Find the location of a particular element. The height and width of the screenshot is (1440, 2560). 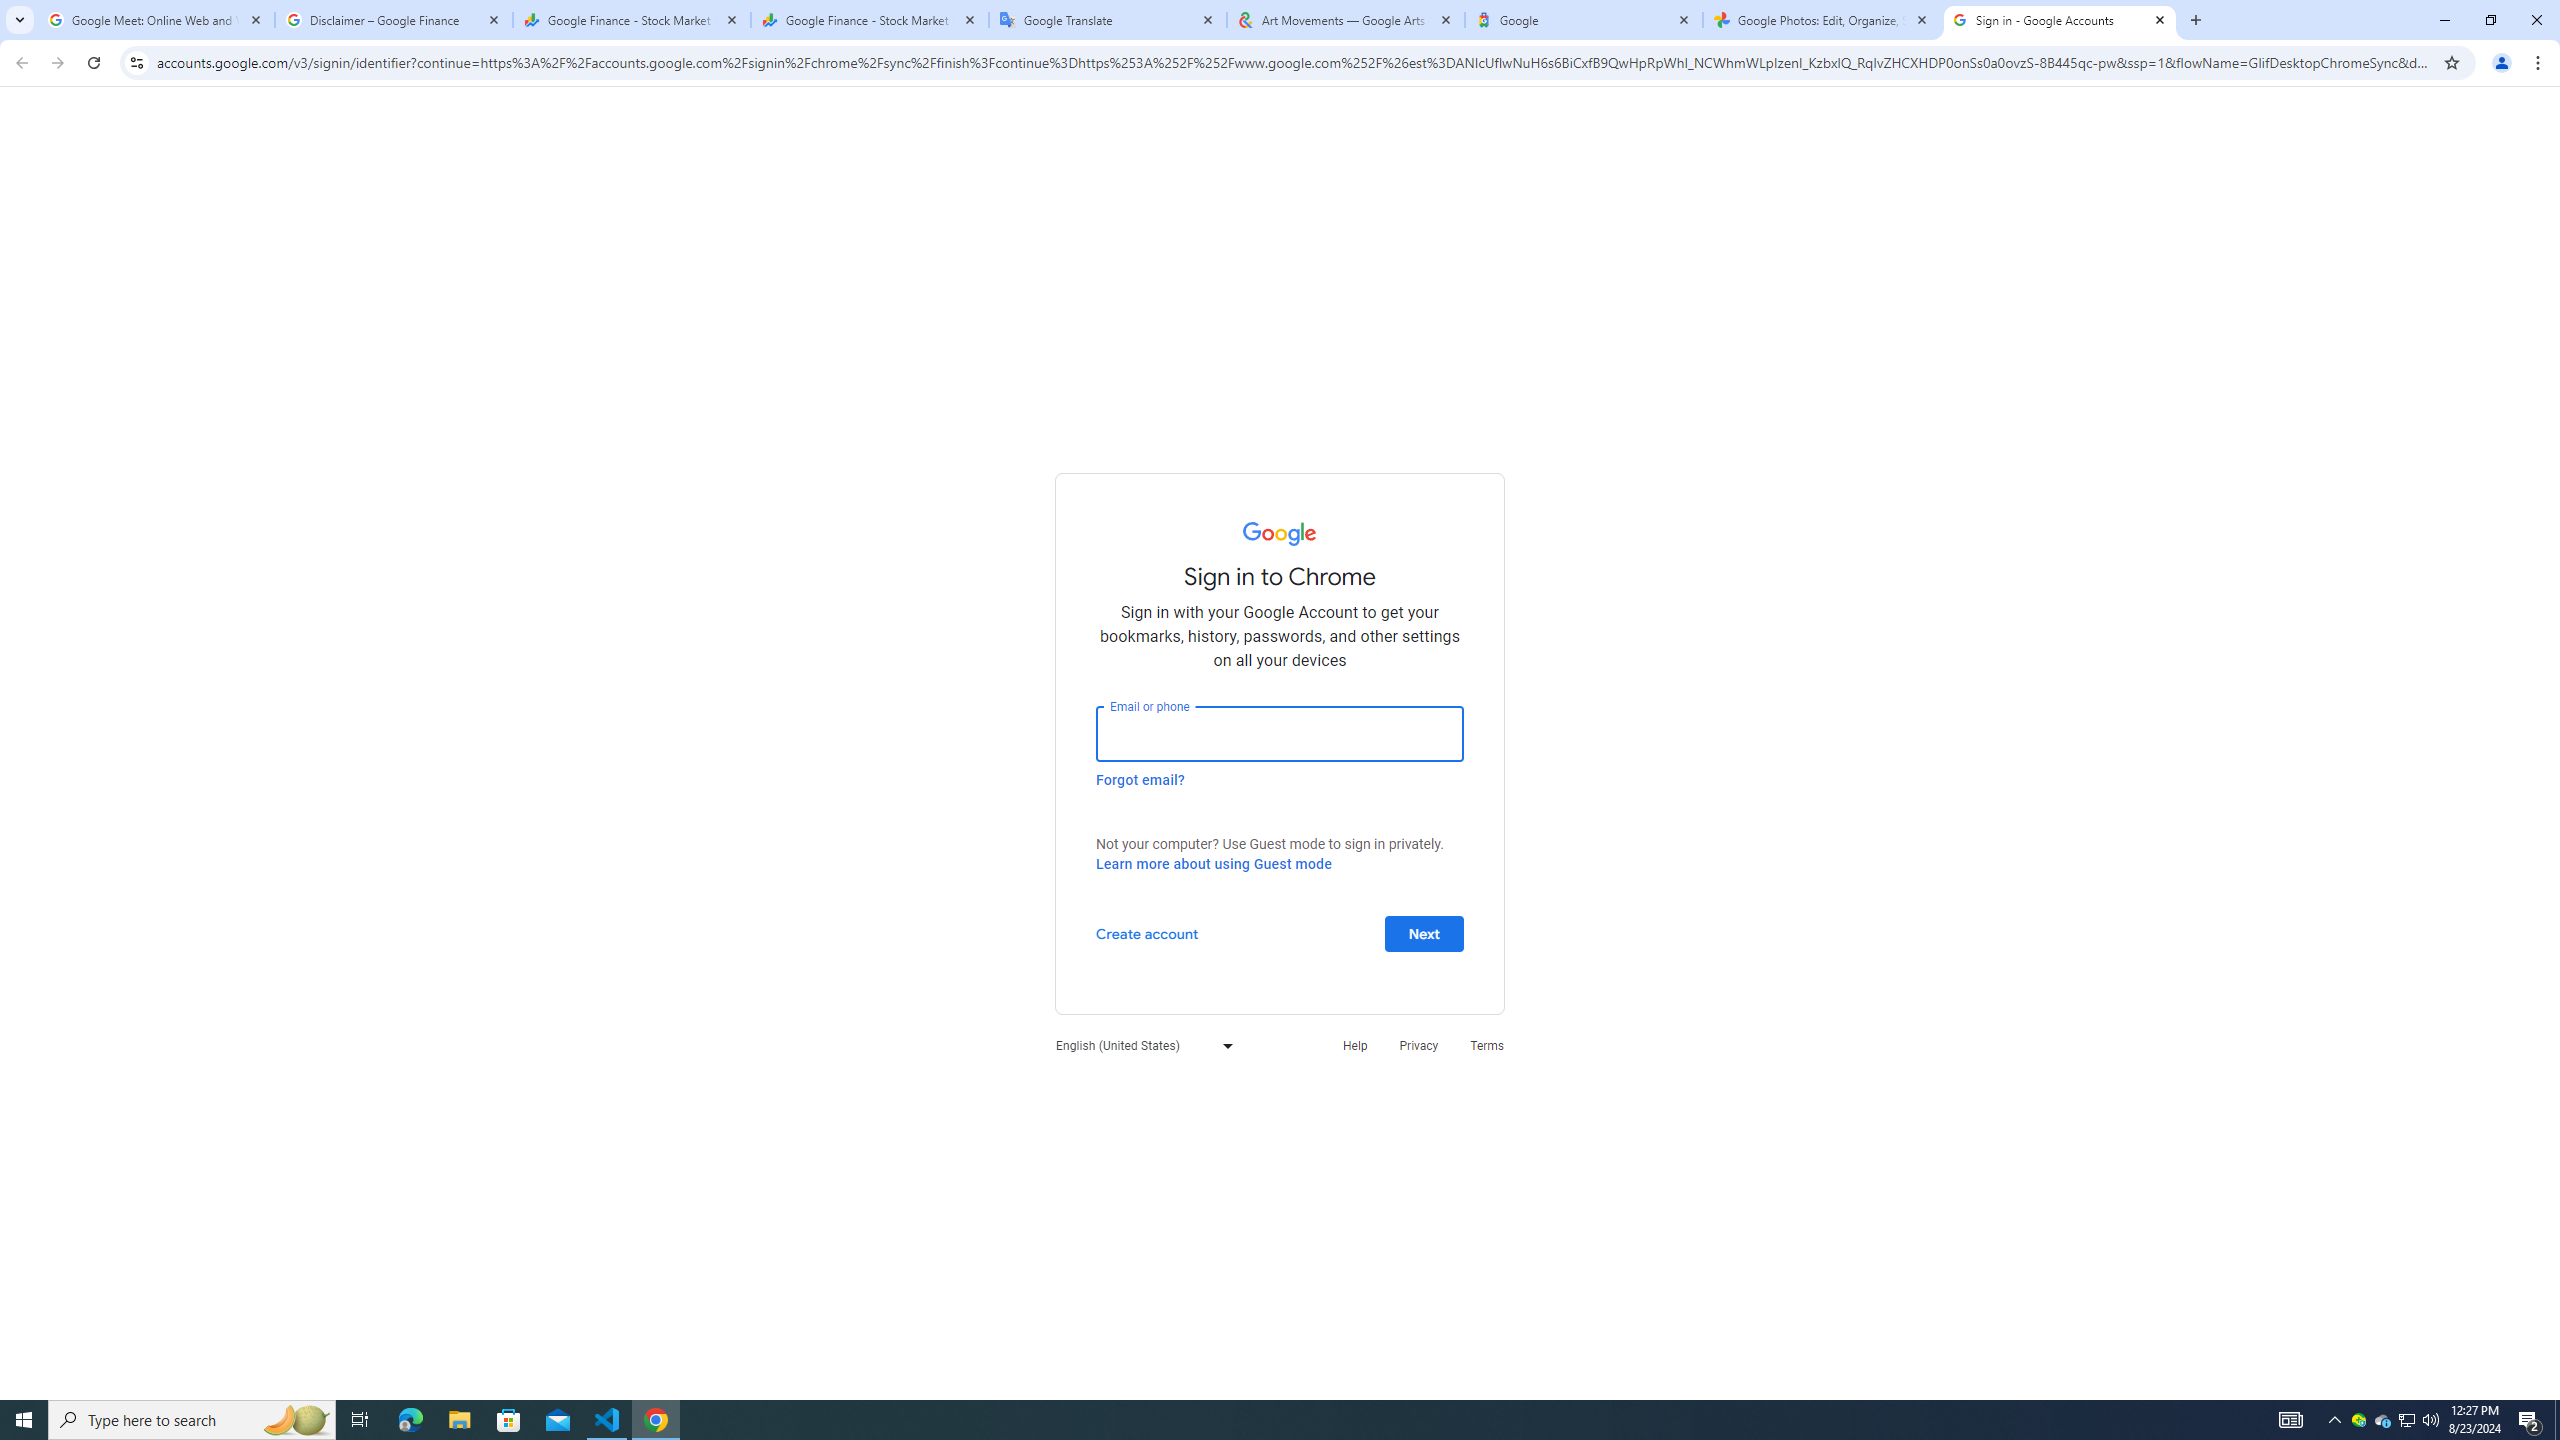

'Forgot email?' is located at coordinates (1140, 778).